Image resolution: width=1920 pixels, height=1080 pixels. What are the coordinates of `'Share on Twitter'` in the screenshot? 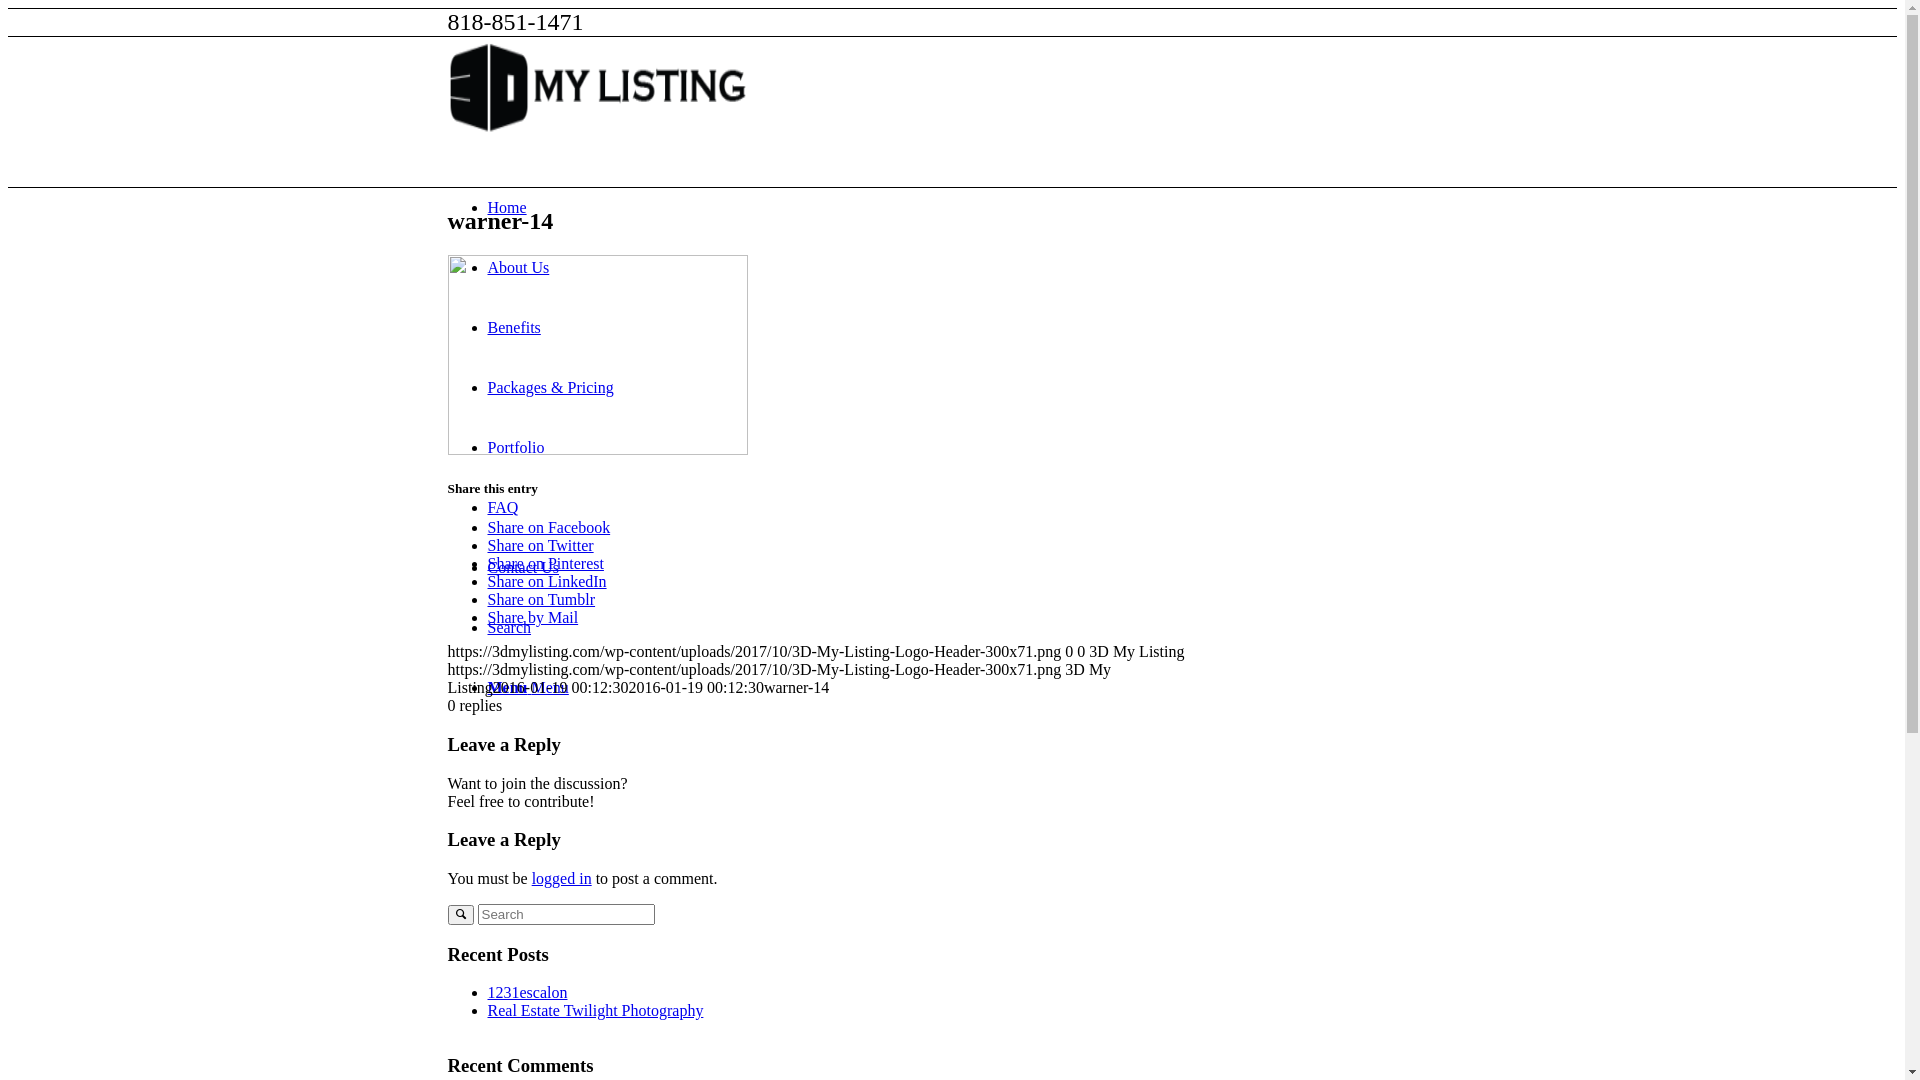 It's located at (541, 545).